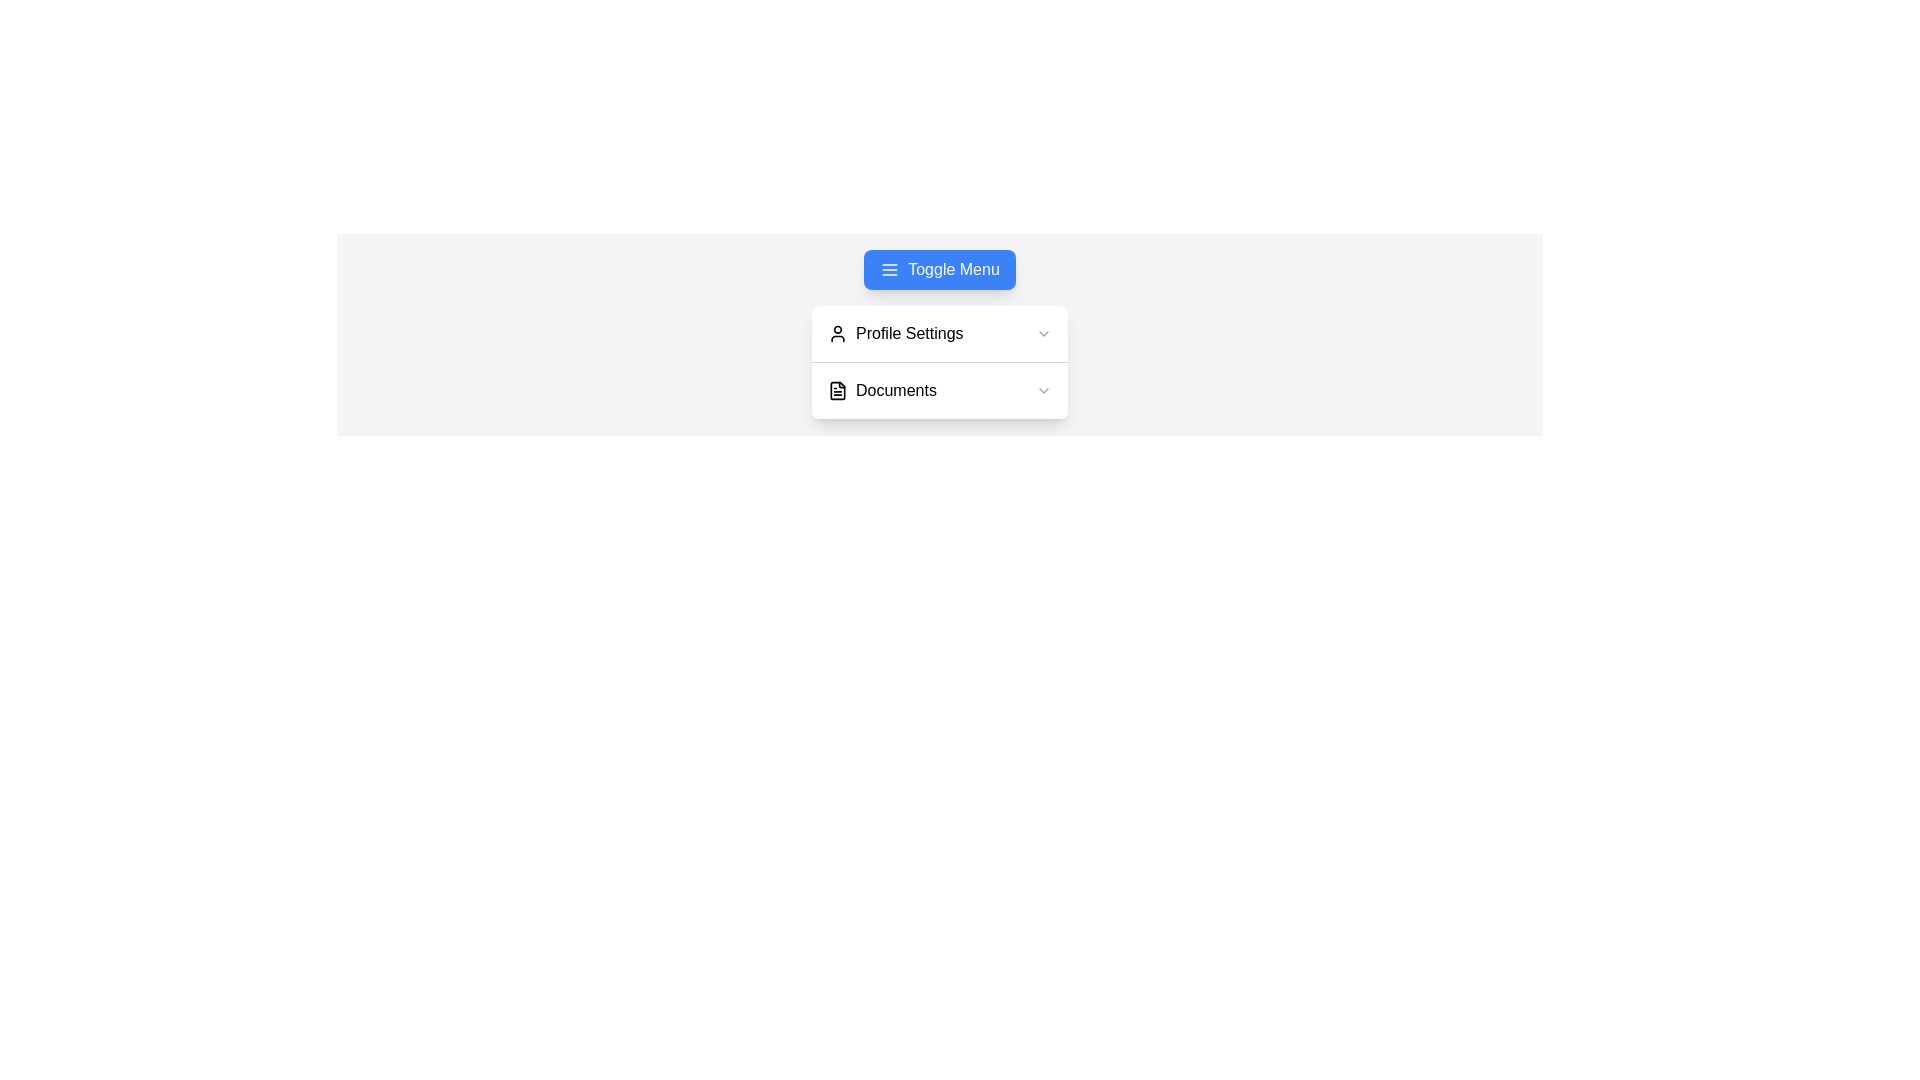  I want to click on the area of the vertically stacked panel containing 'Profile Settings' and 'Documents' to interact with menu options, so click(939, 362).